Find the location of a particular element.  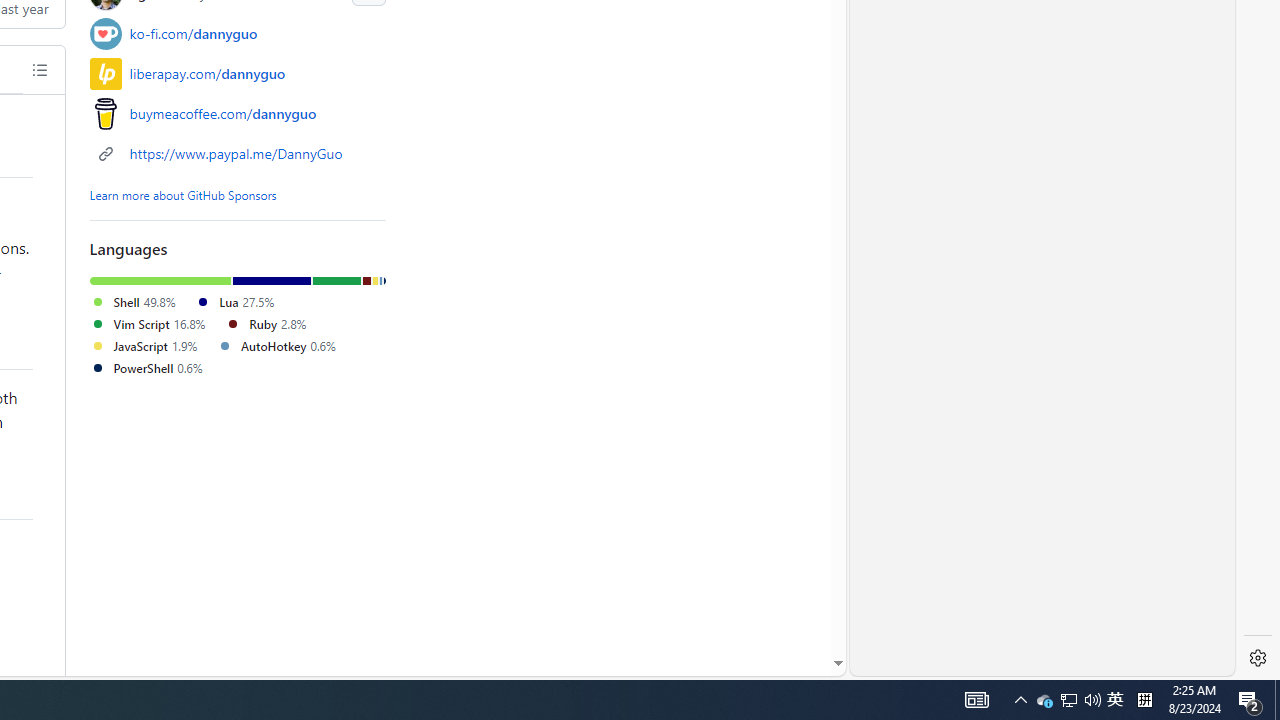

'PowerShell0.6%' is located at coordinates (153, 368).